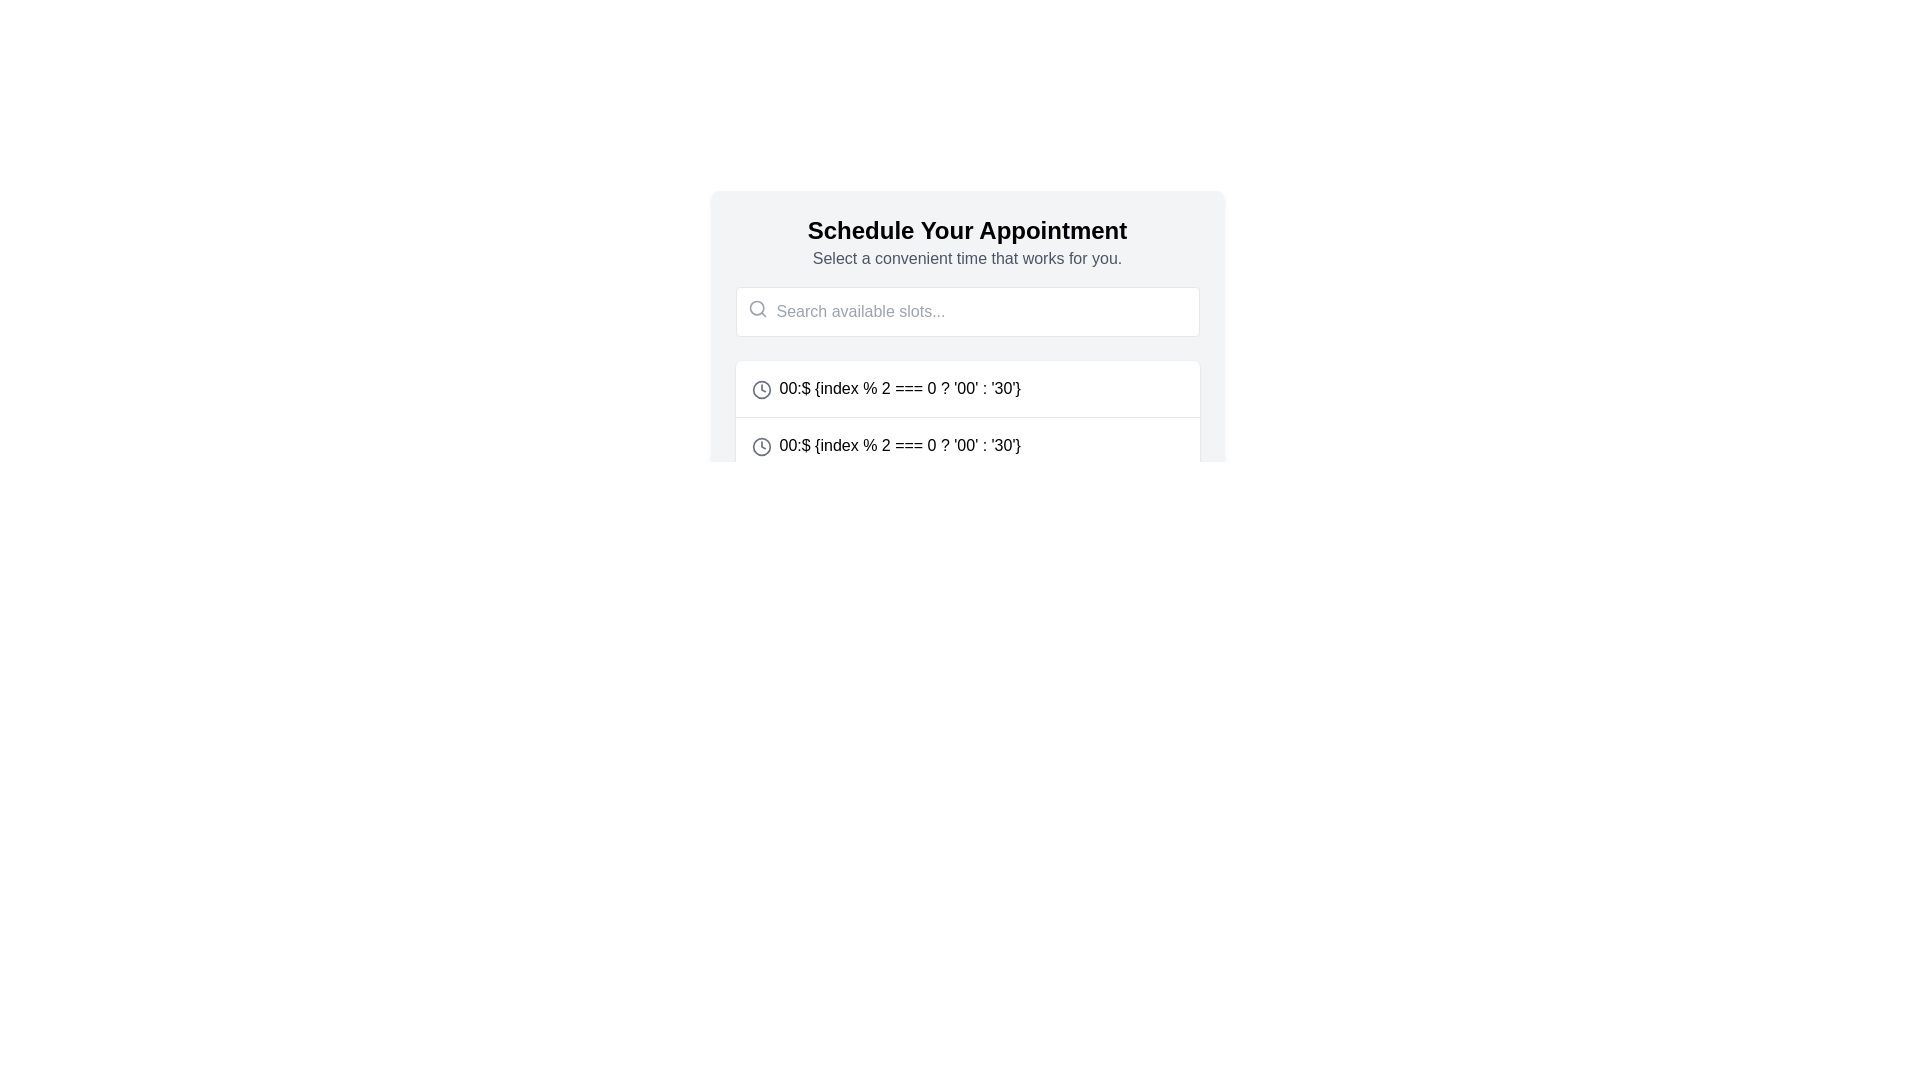 The height and width of the screenshot is (1080, 1920). Describe the element at coordinates (760, 445) in the screenshot. I see `the circular border component of the clock face icon, which indicates a time selection feature` at that location.